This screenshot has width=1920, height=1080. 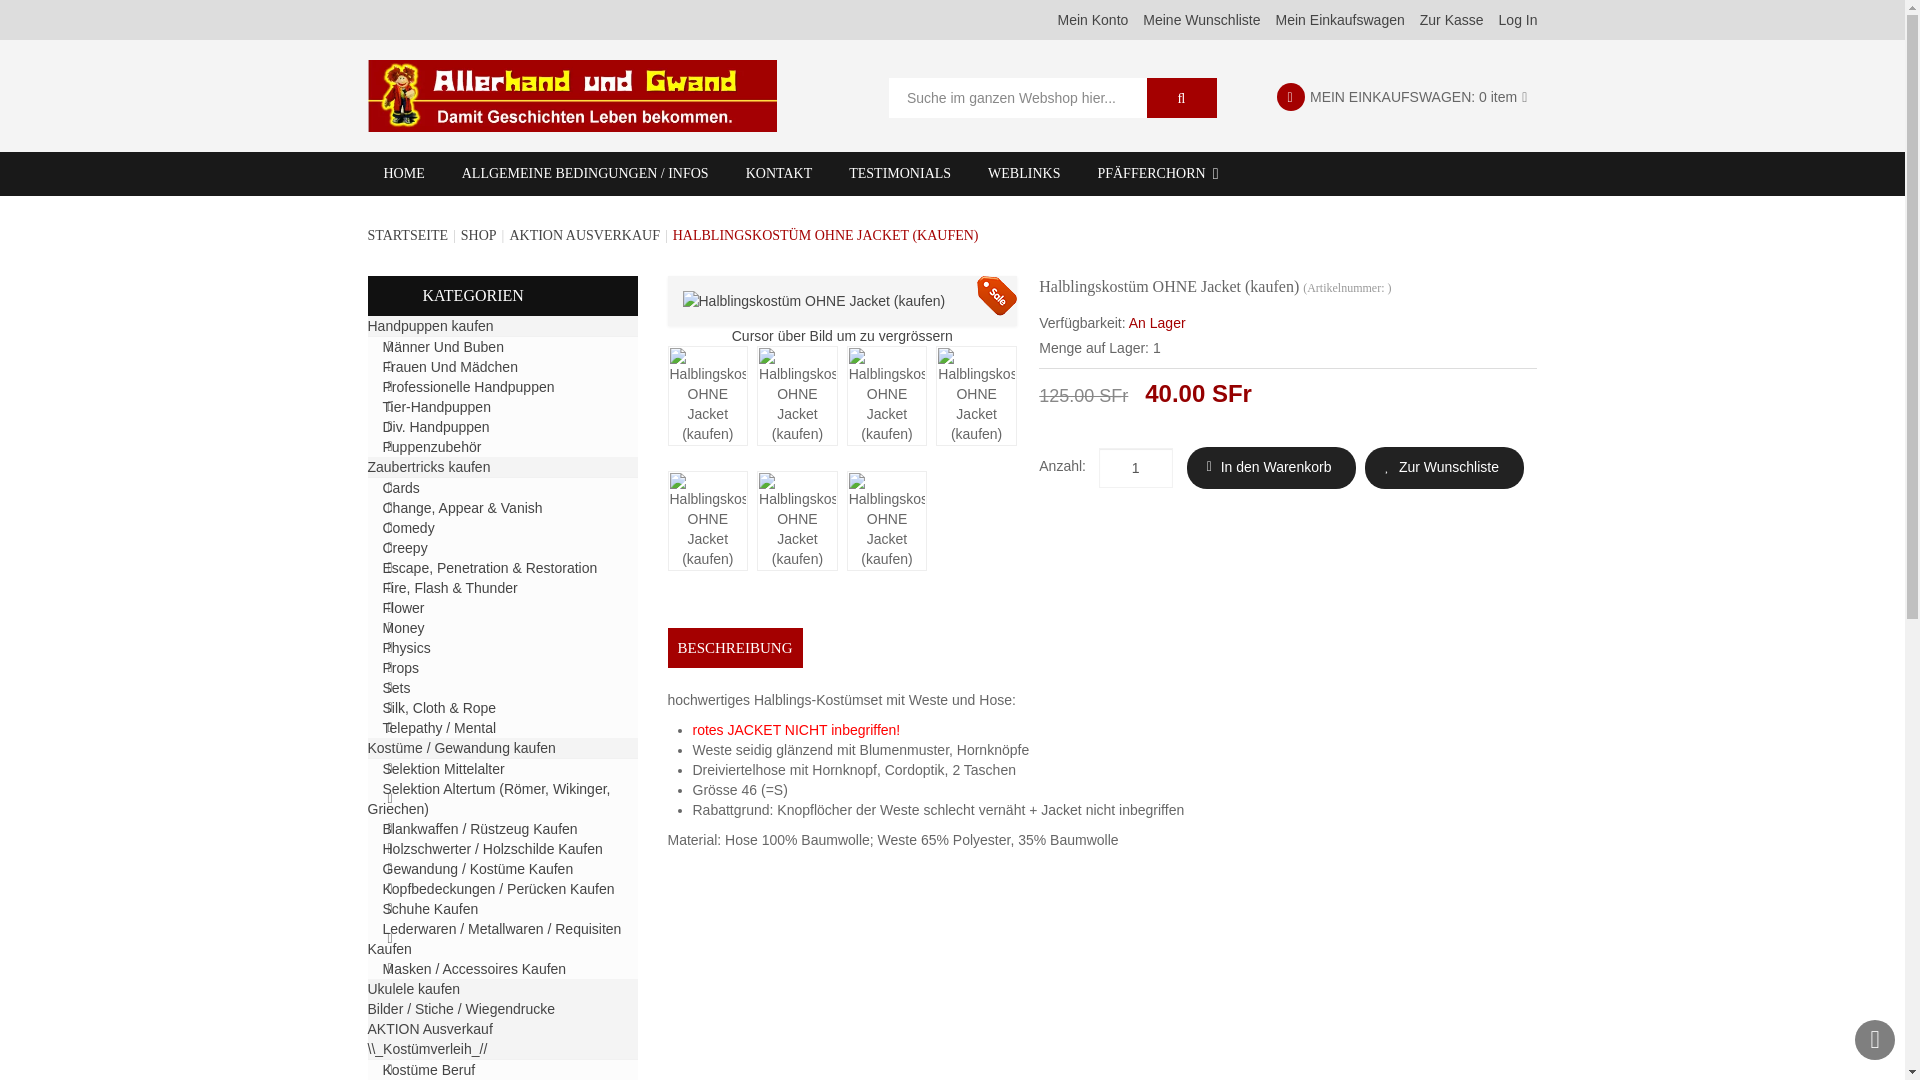 What do you see at coordinates (400, 488) in the screenshot?
I see `'Cards'` at bounding box center [400, 488].